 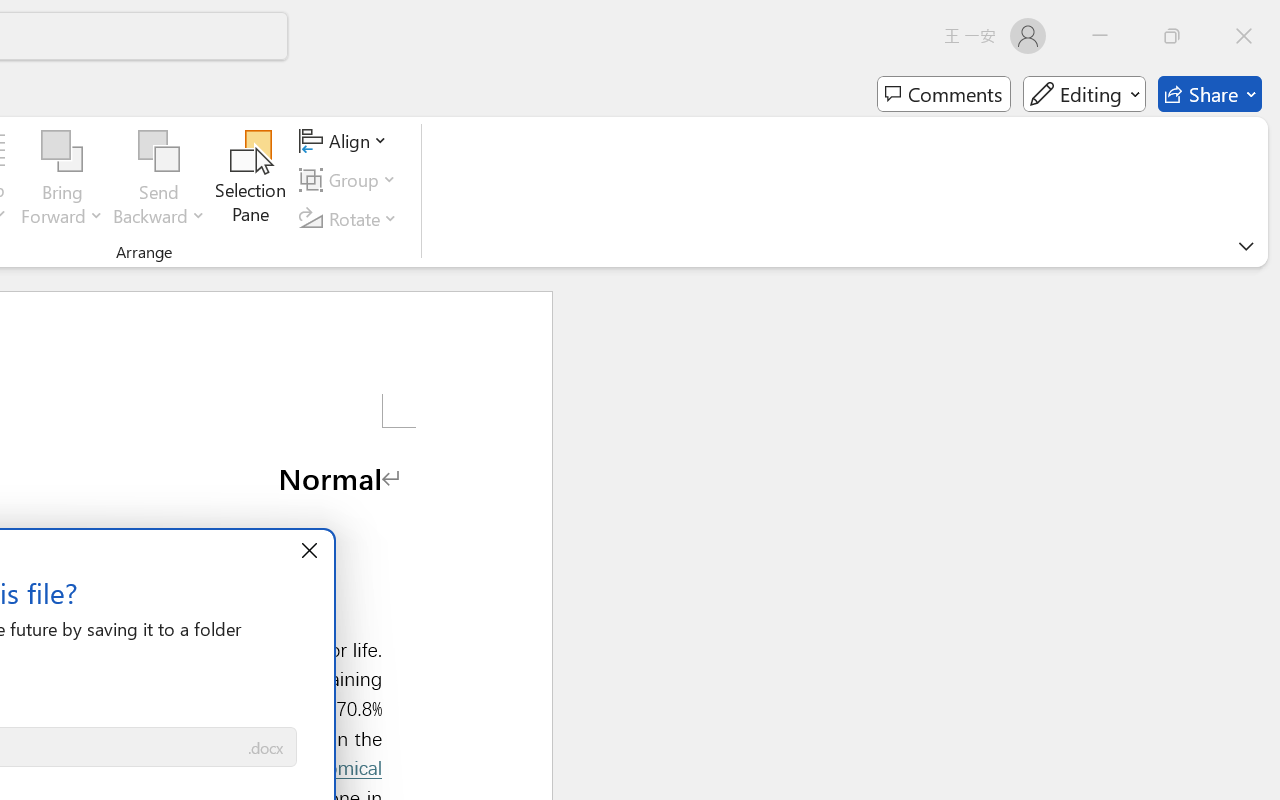 What do you see at coordinates (158, 151) in the screenshot?
I see `'Send Backward'` at bounding box center [158, 151].